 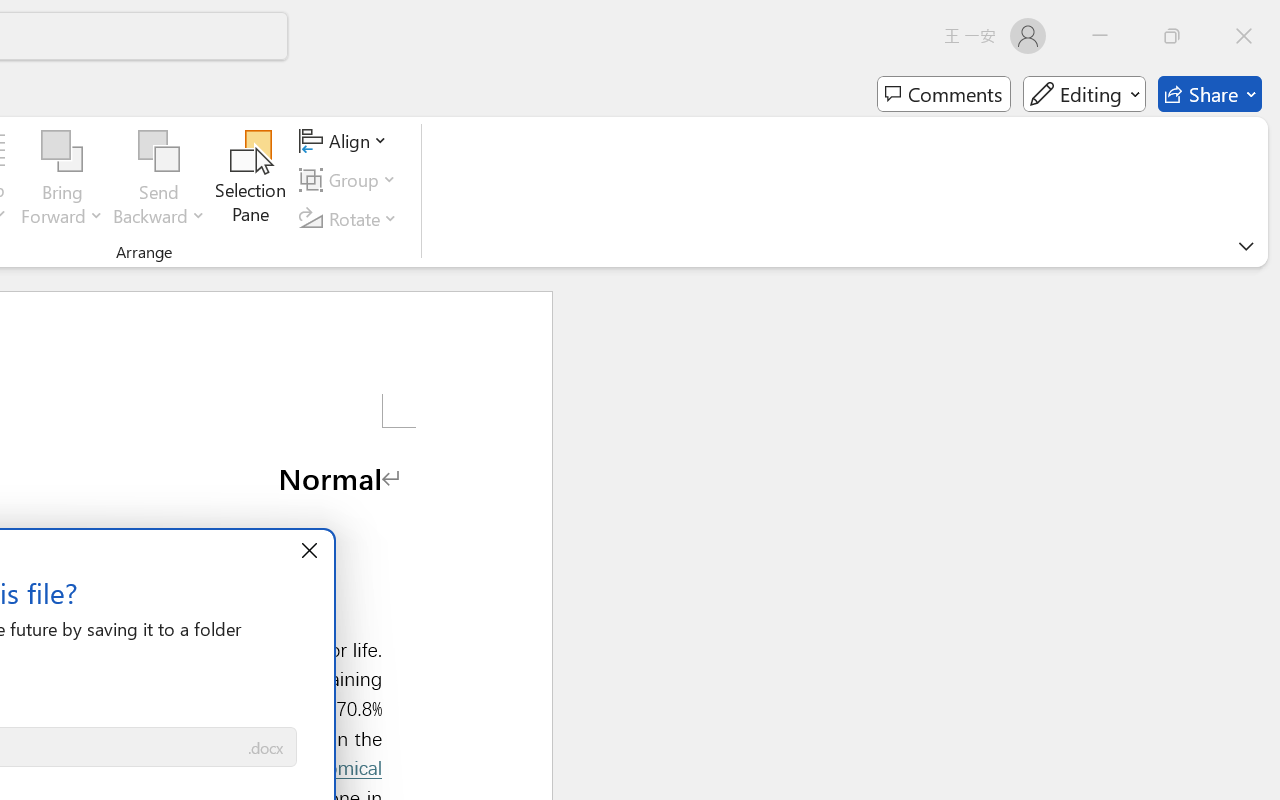 What do you see at coordinates (158, 151) in the screenshot?
I see `'Send Backward'` at bounding box center [158, 151].